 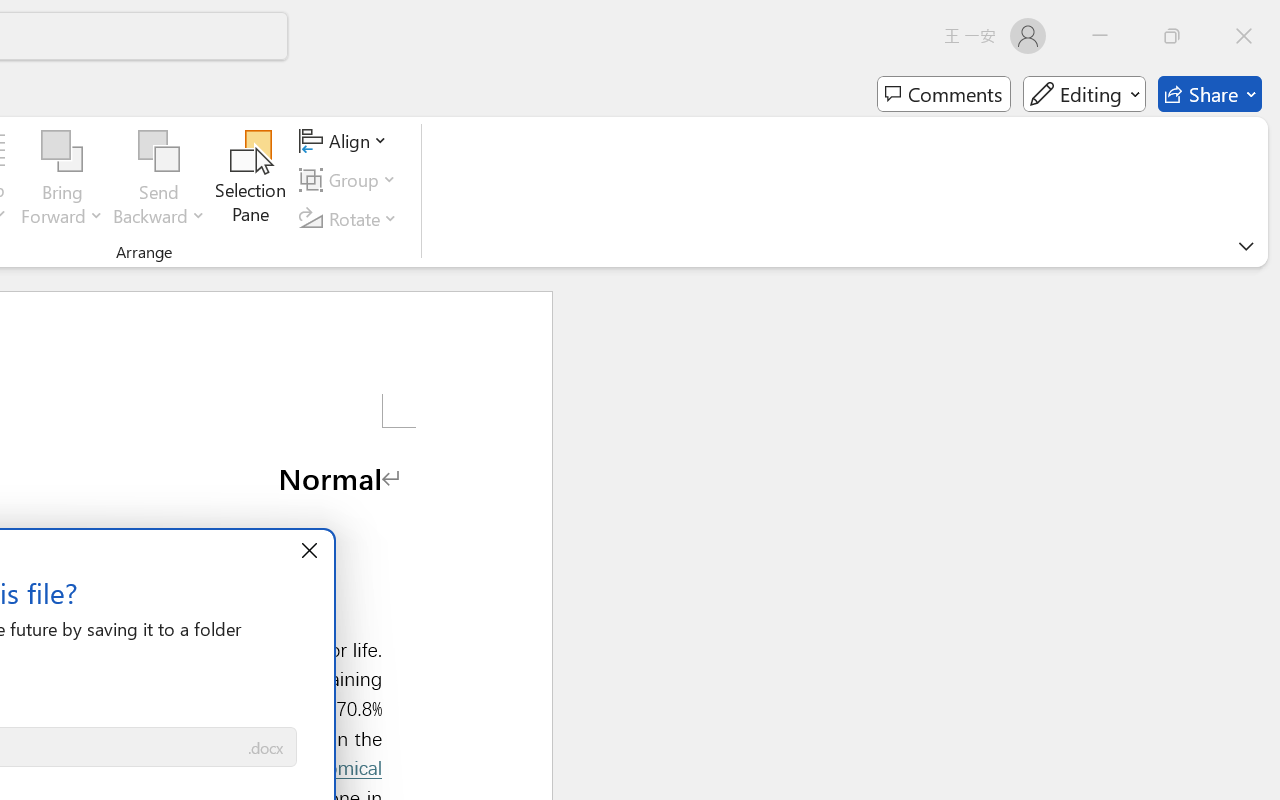 What do you see at coordinates (158, 151) in the screenshot?
I see `'Send Backward'` at bounding box center [158, 151].